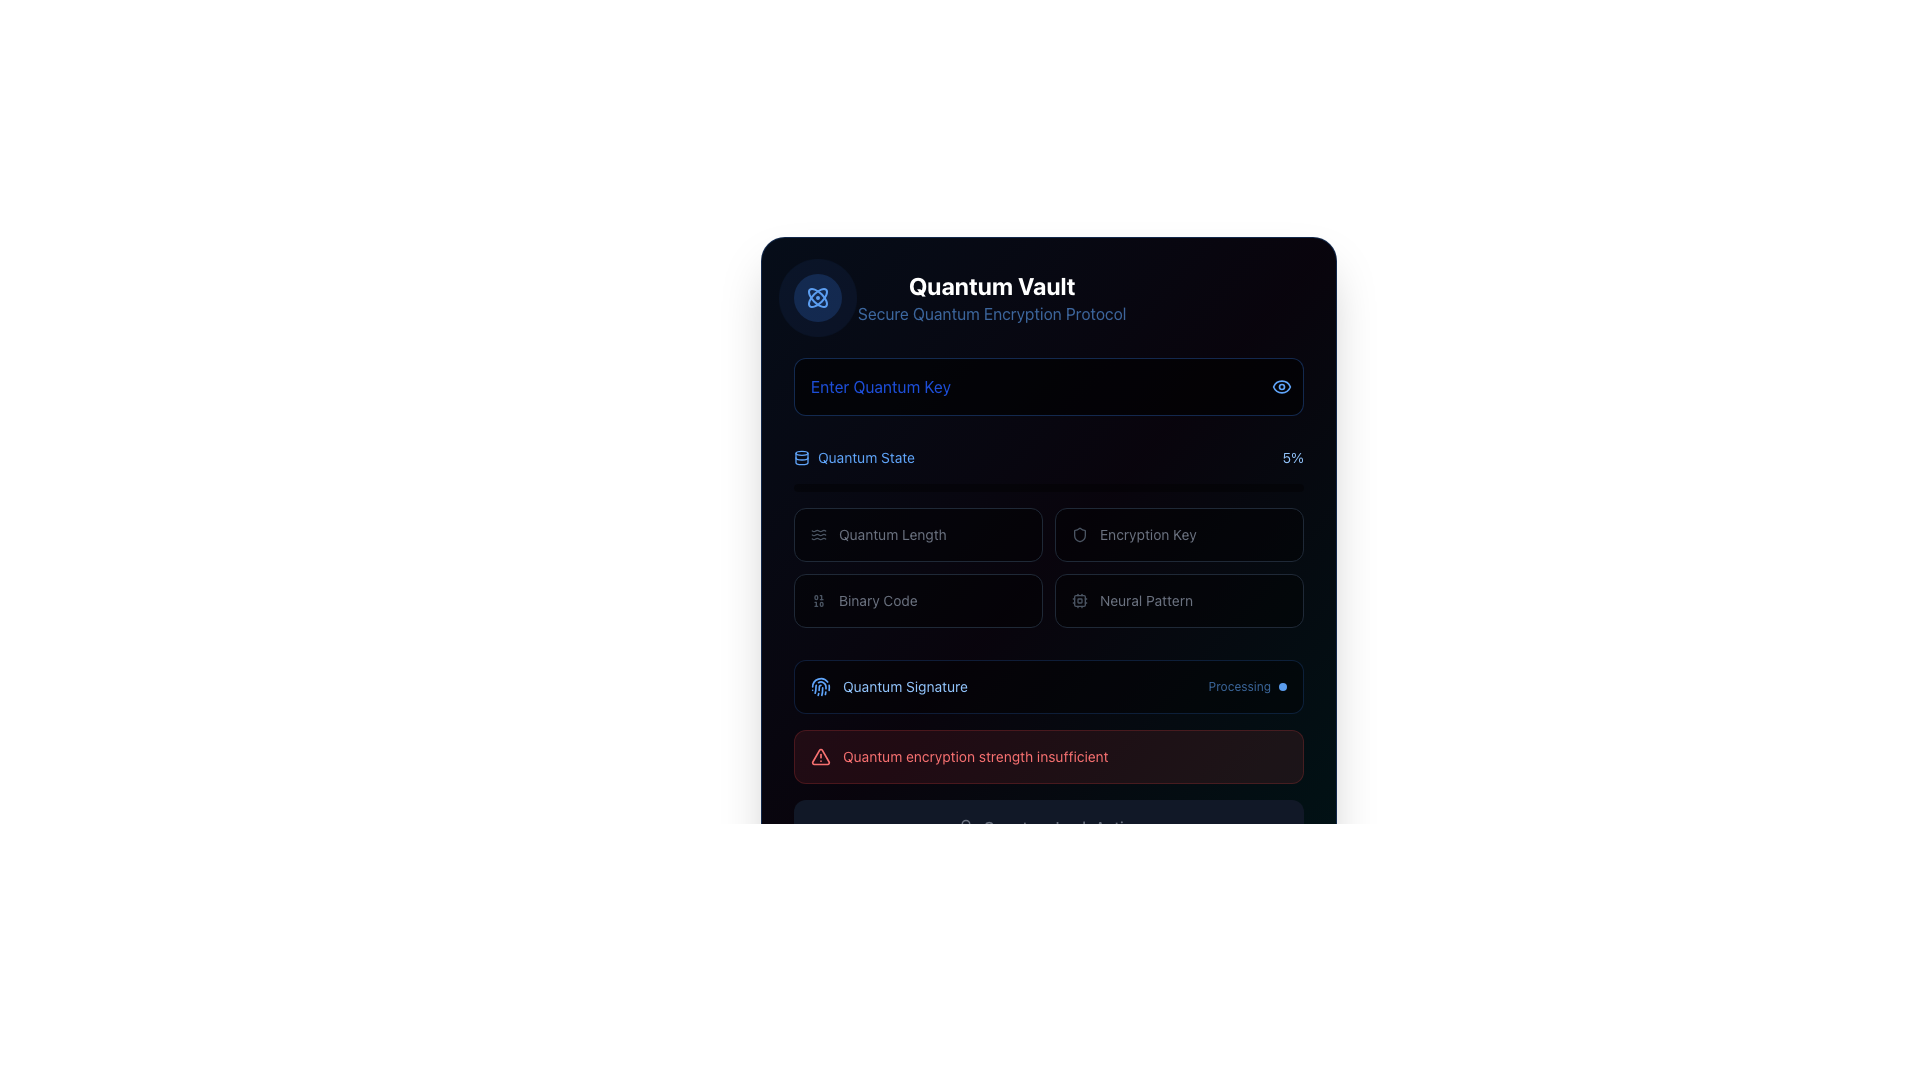  I want to click on the static text header displaying 'Quantum Vault', which is bold and large in white color, positioned prominently at the top of the UI, so click(992, 285).